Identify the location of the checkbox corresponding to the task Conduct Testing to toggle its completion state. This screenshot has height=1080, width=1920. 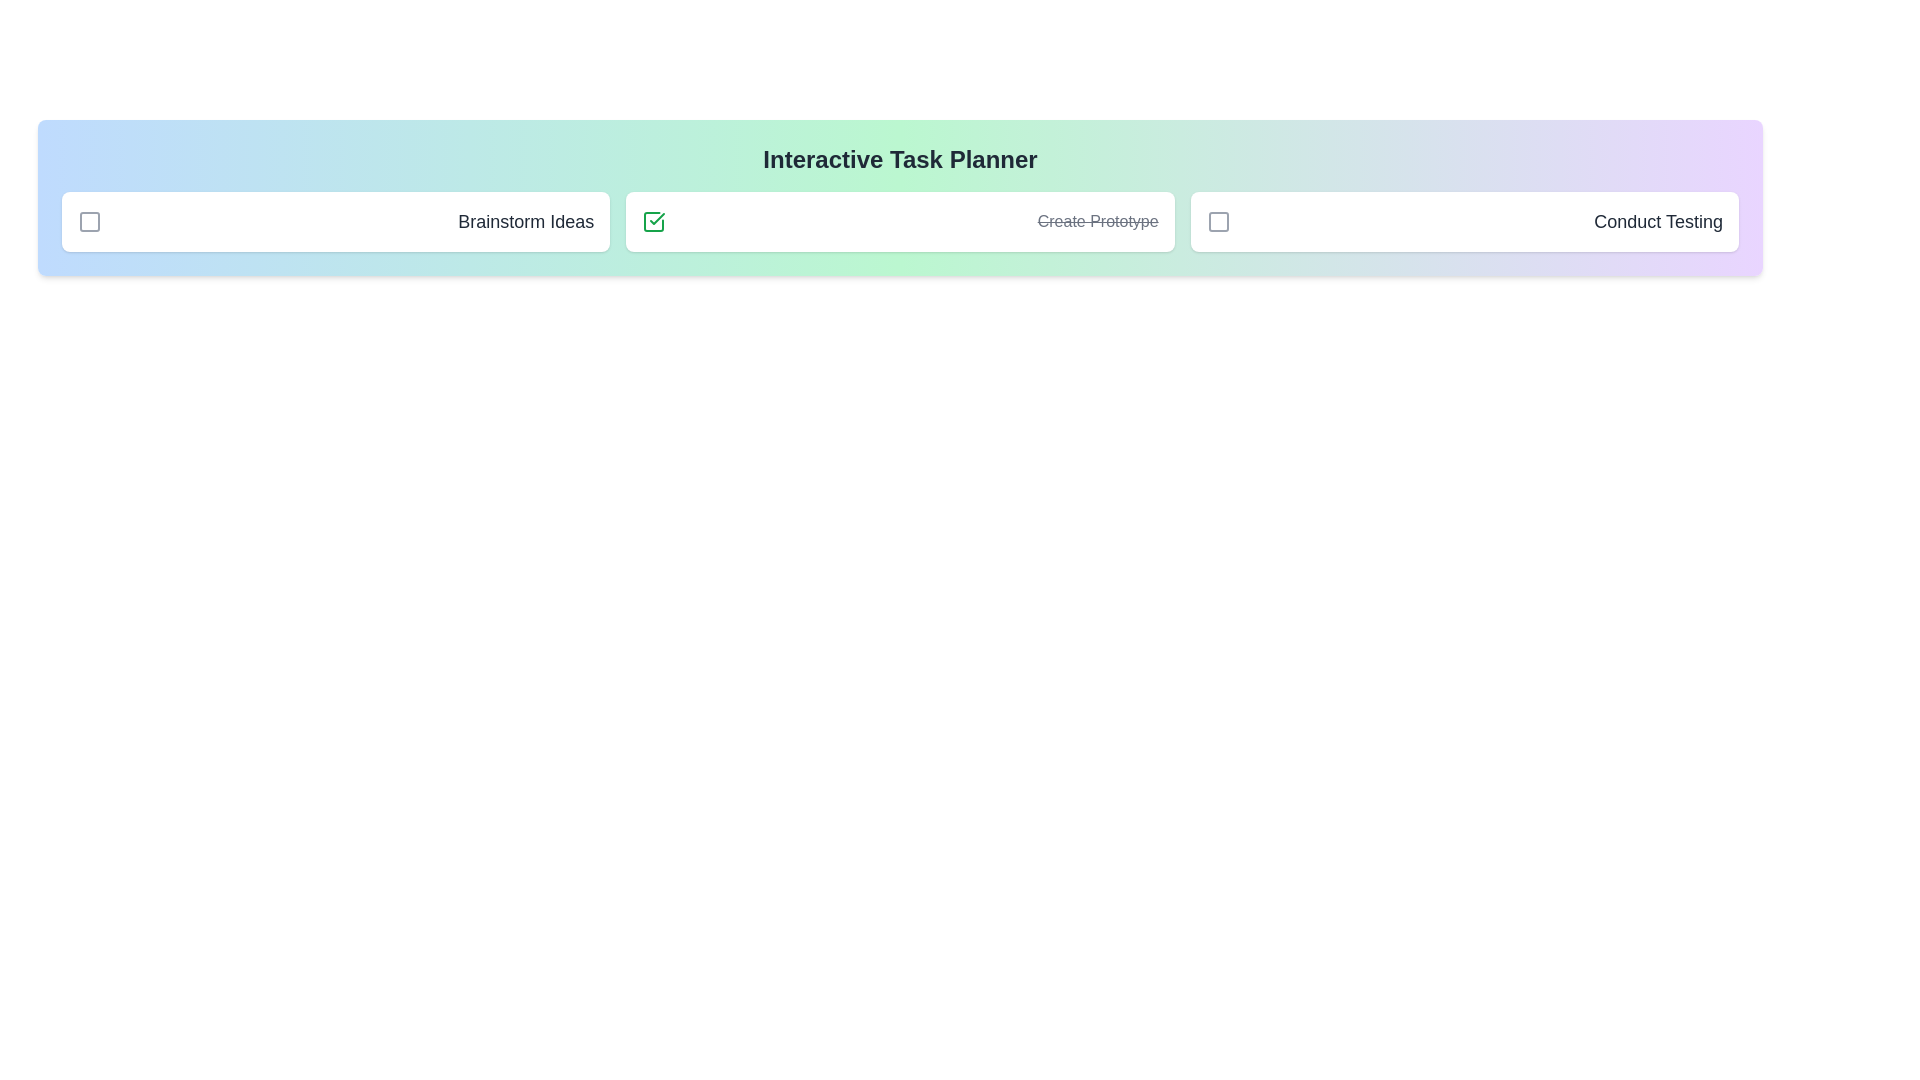
(1217, 222).